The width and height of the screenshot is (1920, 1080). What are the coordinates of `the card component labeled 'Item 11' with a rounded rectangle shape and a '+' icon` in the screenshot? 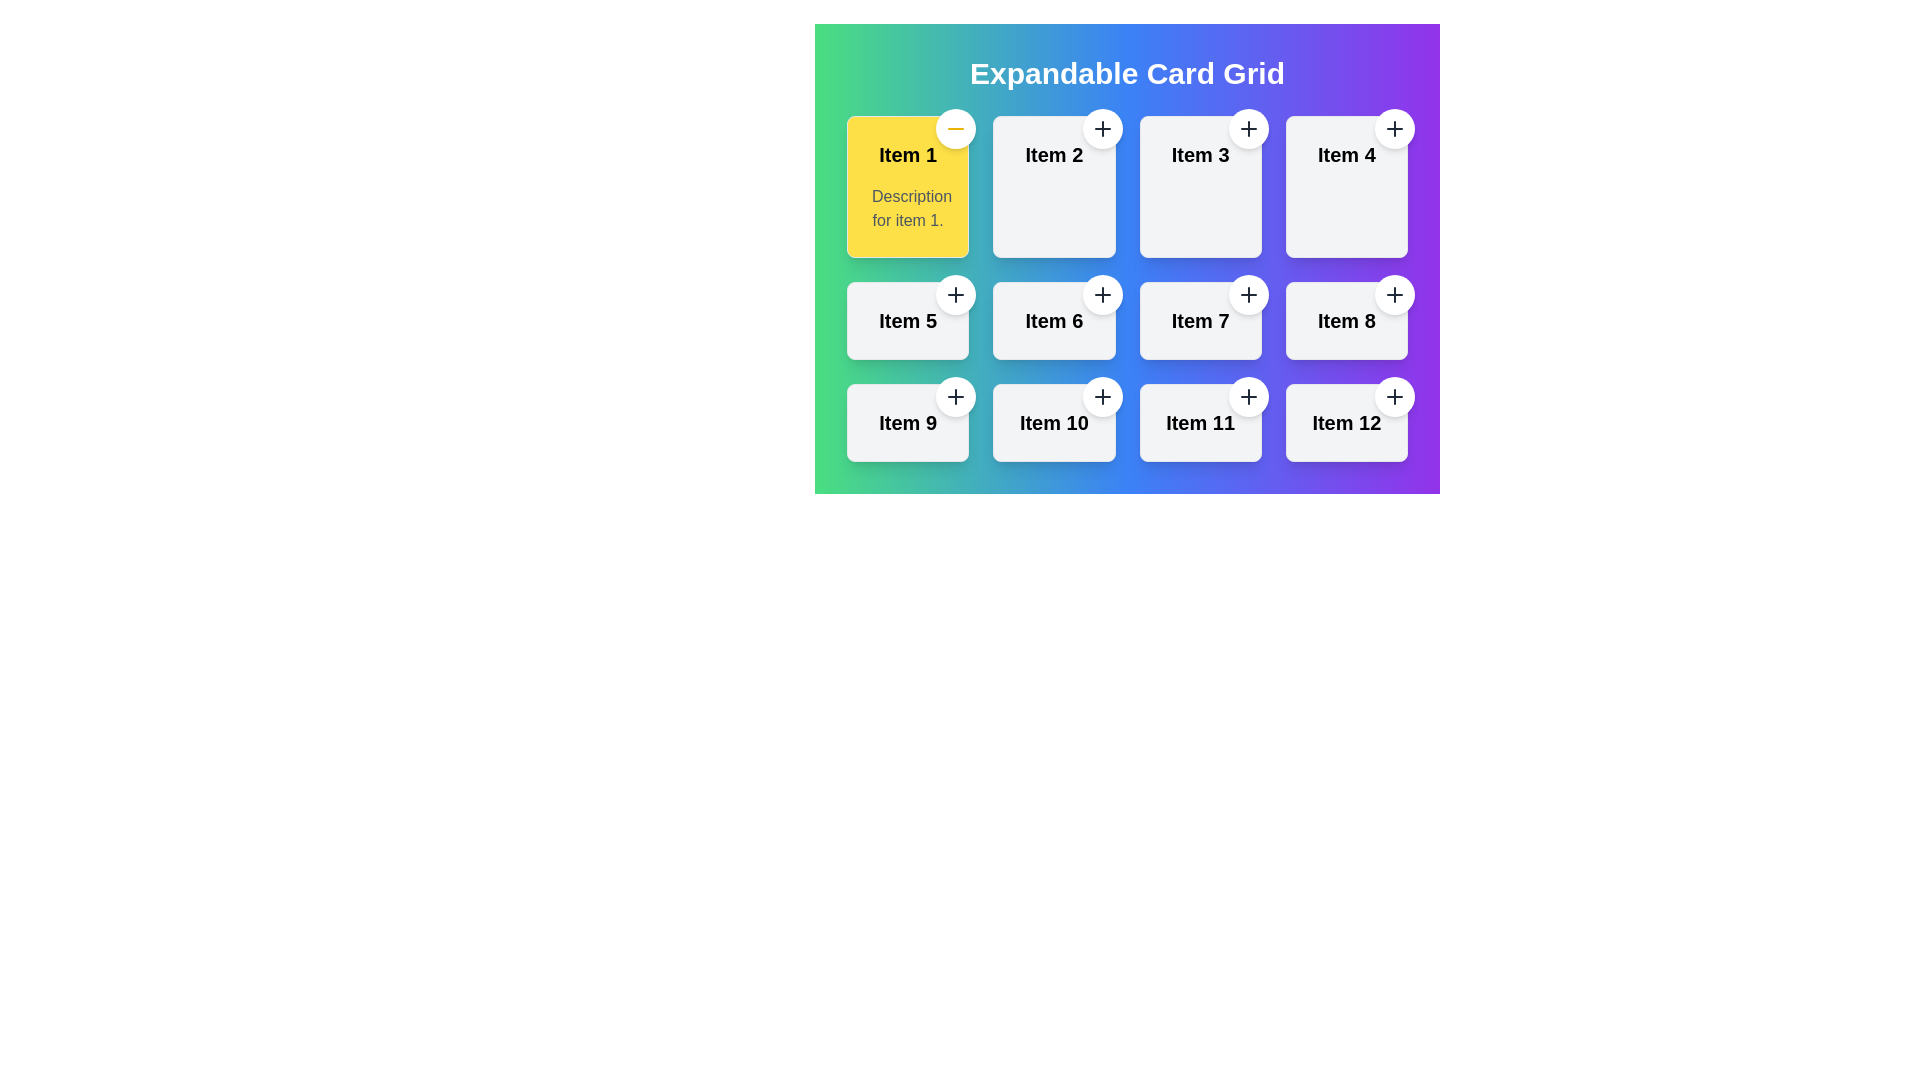 It's located at (1200, 422).